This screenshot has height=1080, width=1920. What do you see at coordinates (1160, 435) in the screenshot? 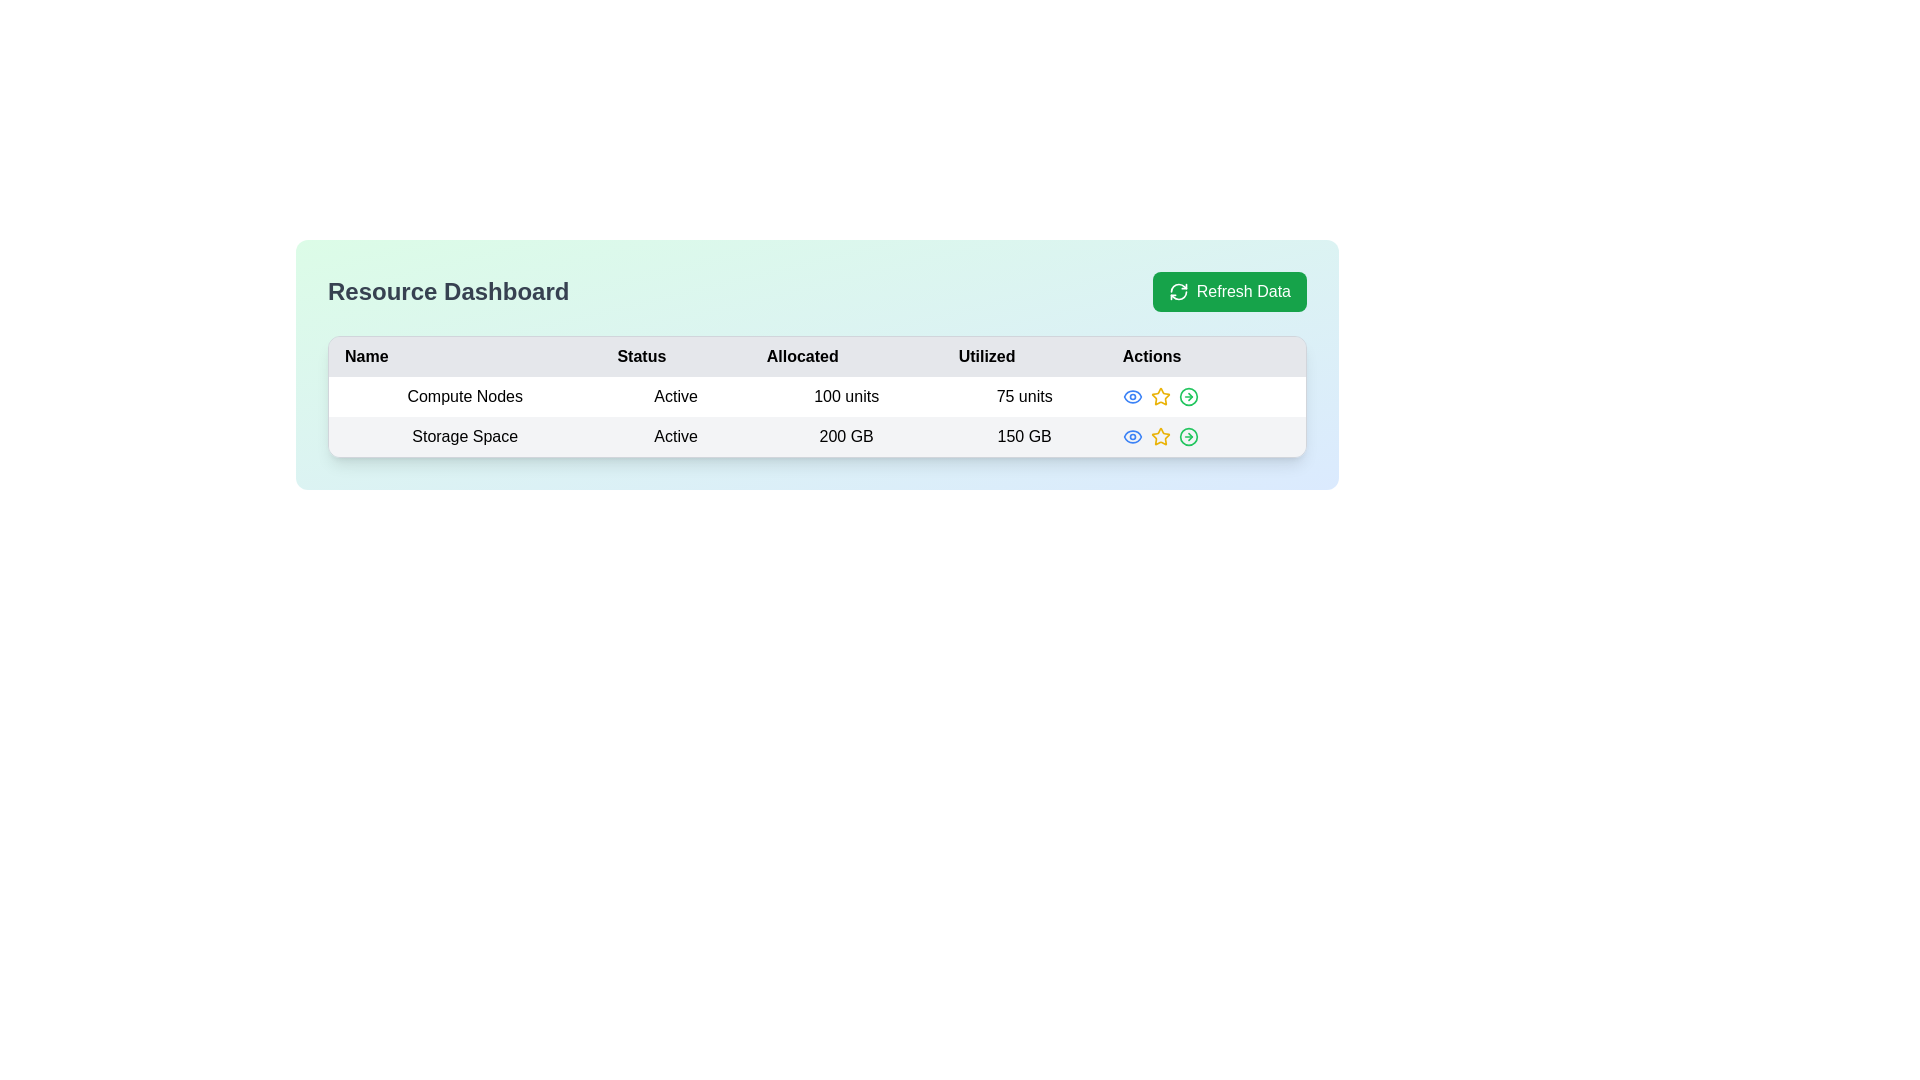
I see `the golden-yellow star icon button in the Actions column` at bounding box center [1160, 435].